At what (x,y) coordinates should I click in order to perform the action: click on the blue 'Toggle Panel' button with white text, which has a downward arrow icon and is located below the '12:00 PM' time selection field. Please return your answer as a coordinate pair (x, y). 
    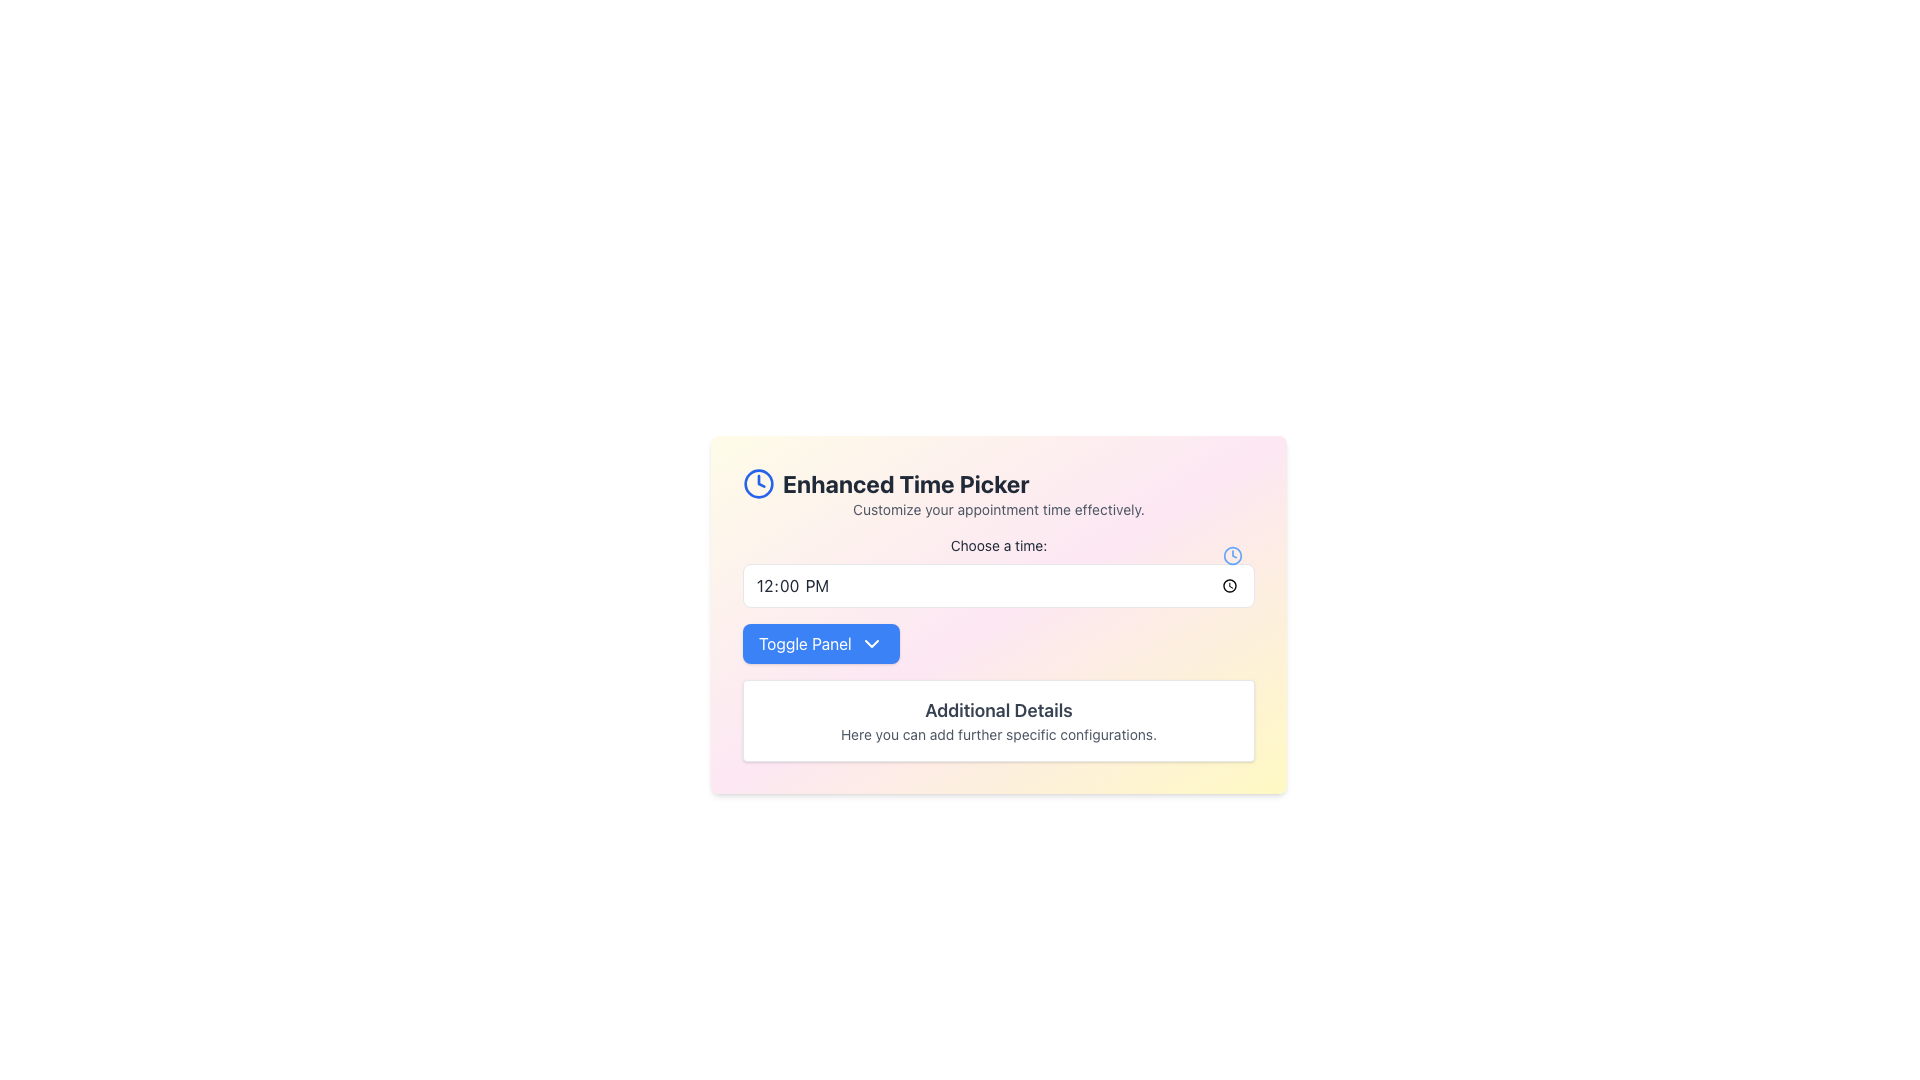
    Looking at the image, I should click on (821, 644).